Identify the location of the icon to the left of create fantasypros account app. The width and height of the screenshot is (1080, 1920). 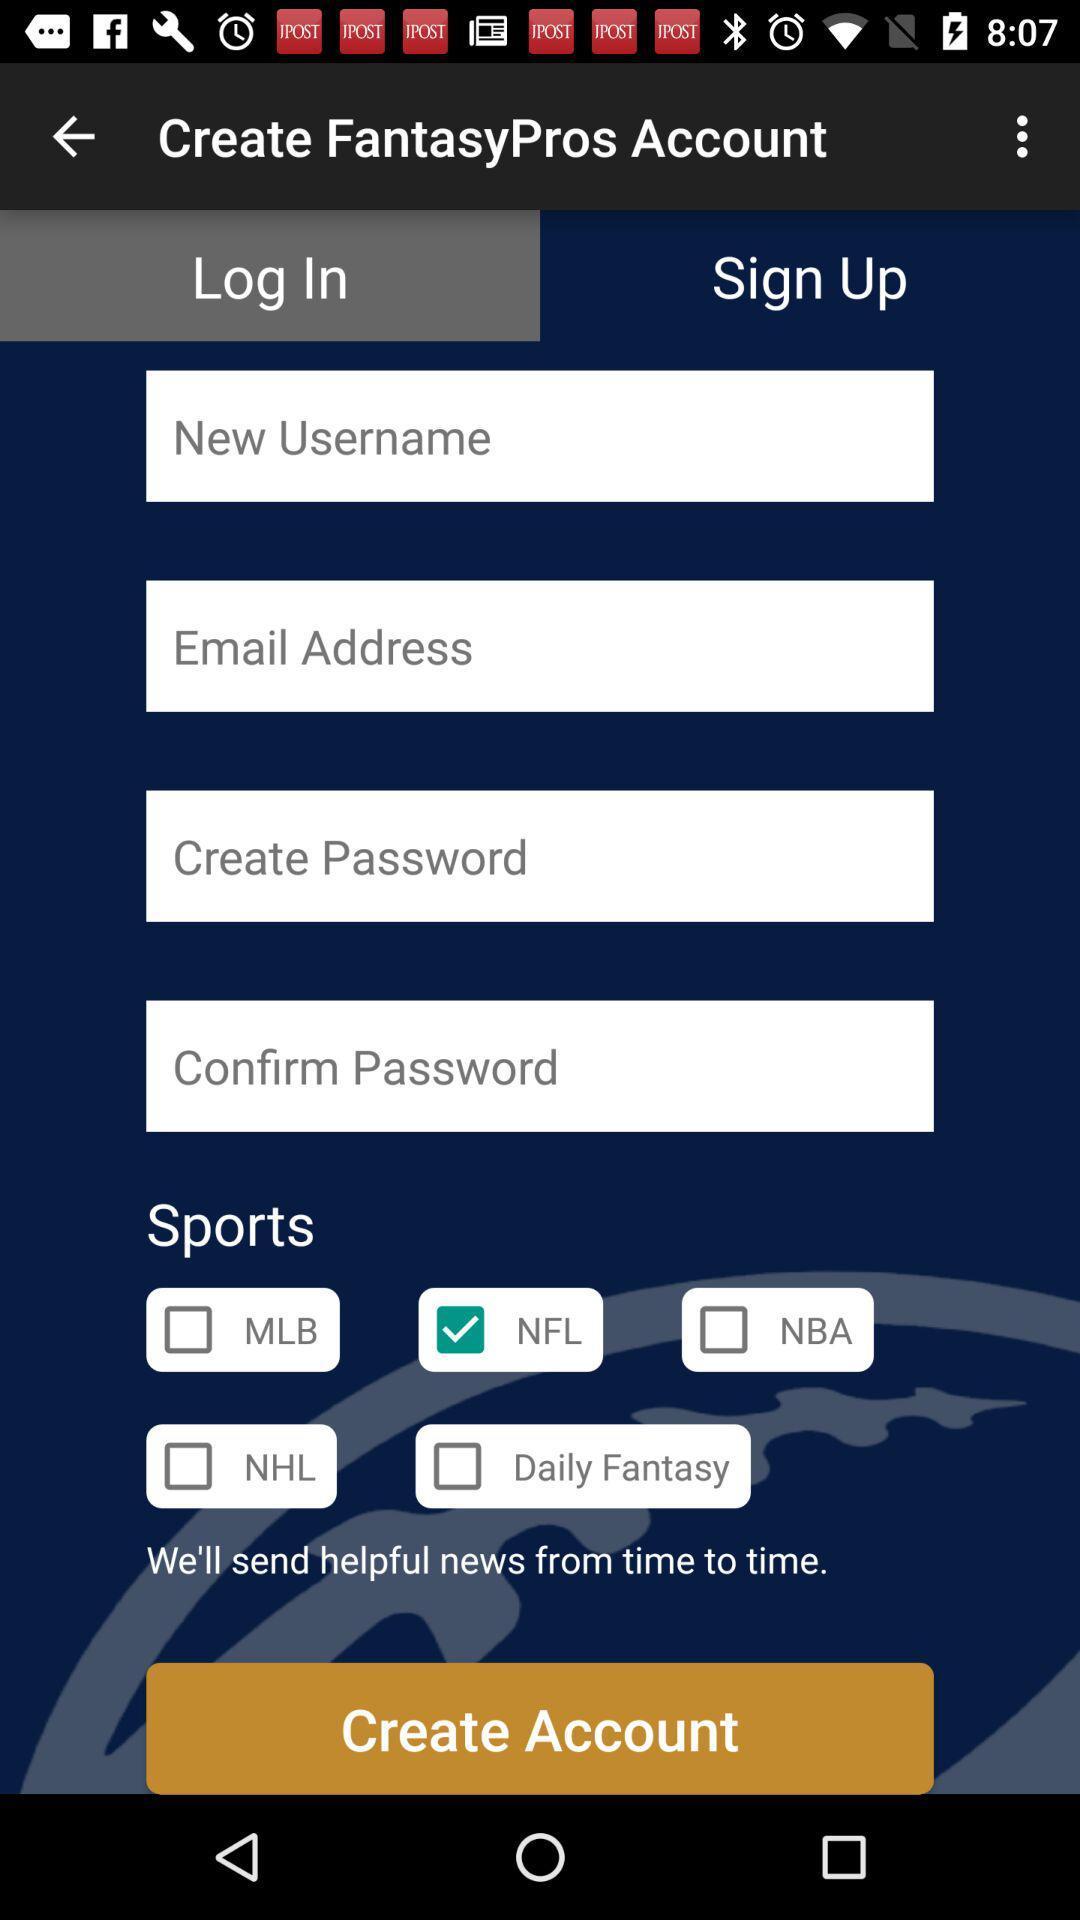
(72, 135).